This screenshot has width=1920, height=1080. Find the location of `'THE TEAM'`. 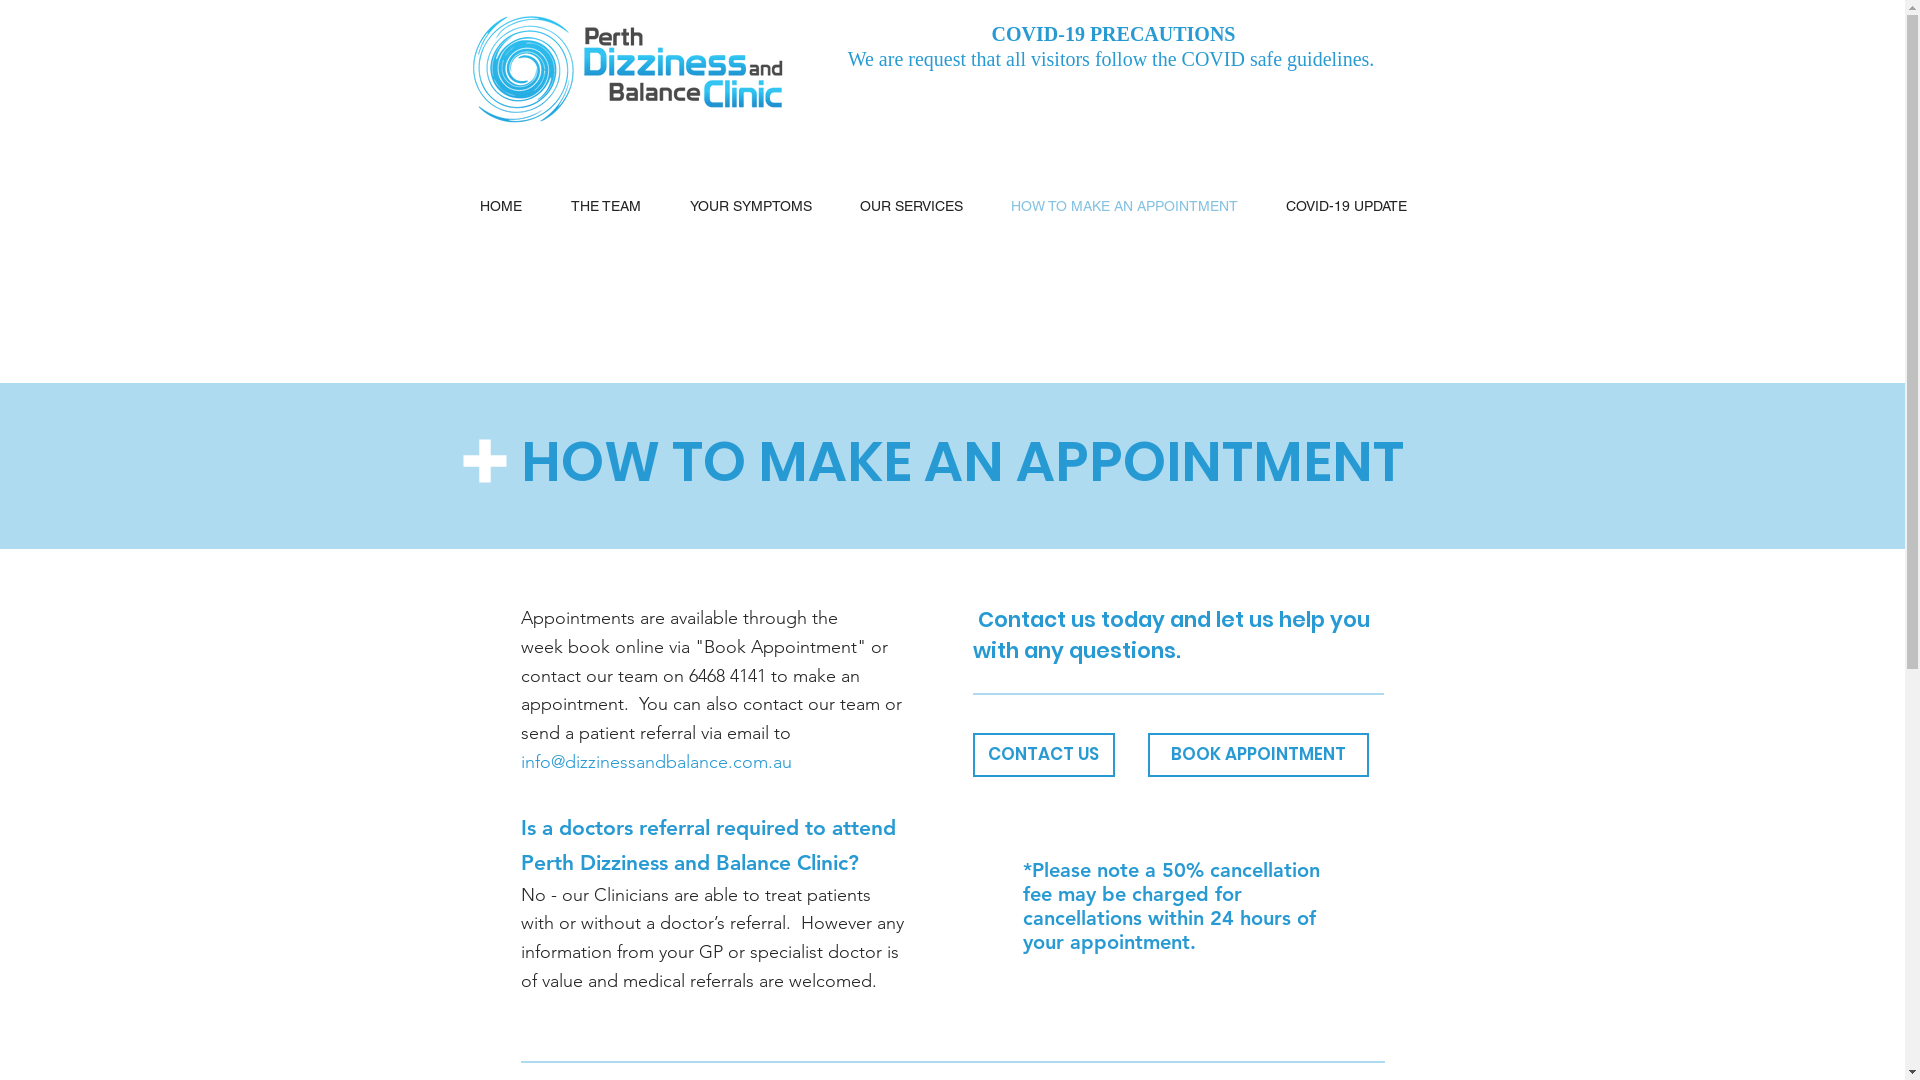

'THE TEAM' is located at coordinates (614, 205).